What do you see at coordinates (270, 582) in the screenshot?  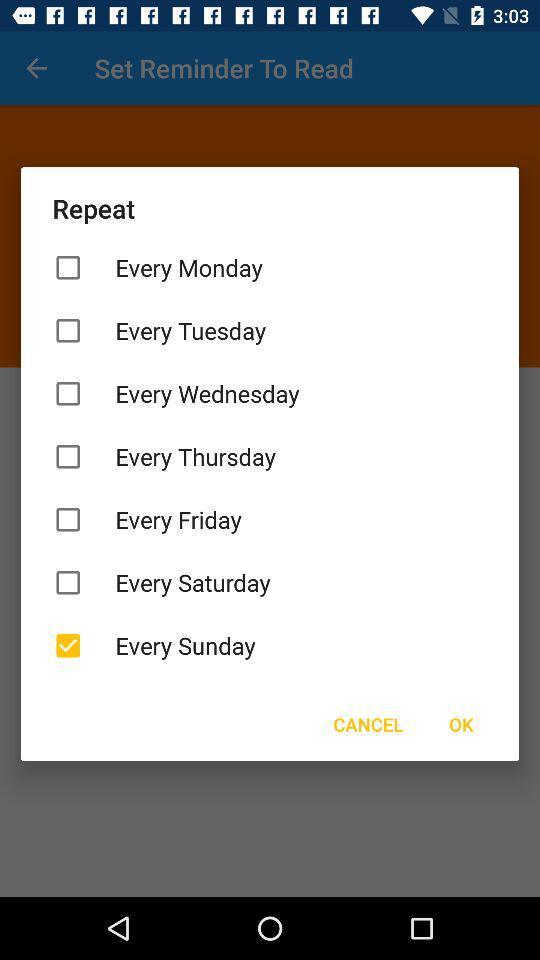 I see `the every saturday item` at bounding box center [270, 582].